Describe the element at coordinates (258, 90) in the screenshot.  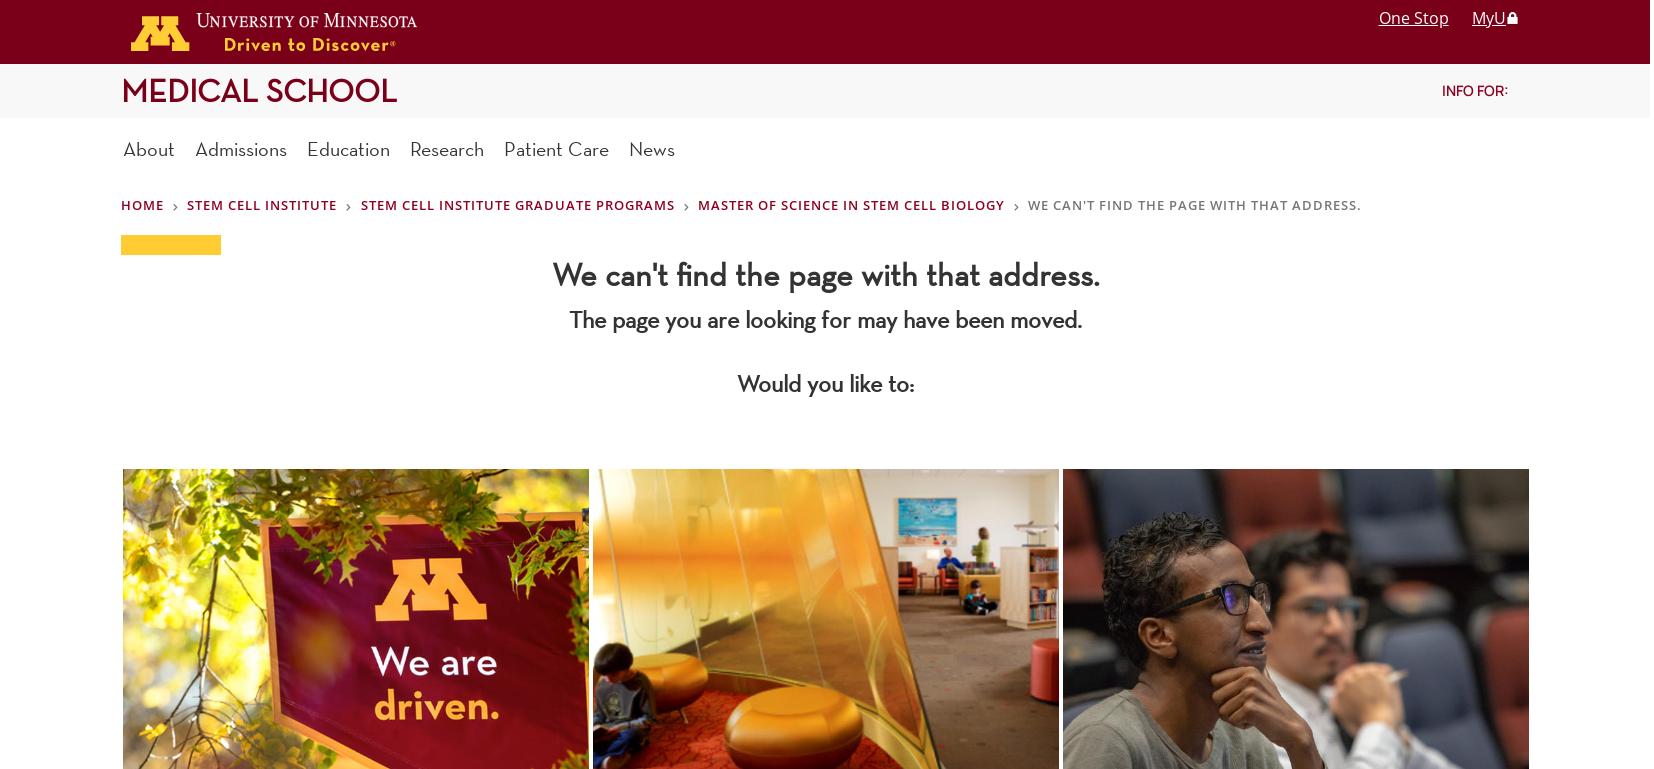
I see `'Medical School'` at that location.